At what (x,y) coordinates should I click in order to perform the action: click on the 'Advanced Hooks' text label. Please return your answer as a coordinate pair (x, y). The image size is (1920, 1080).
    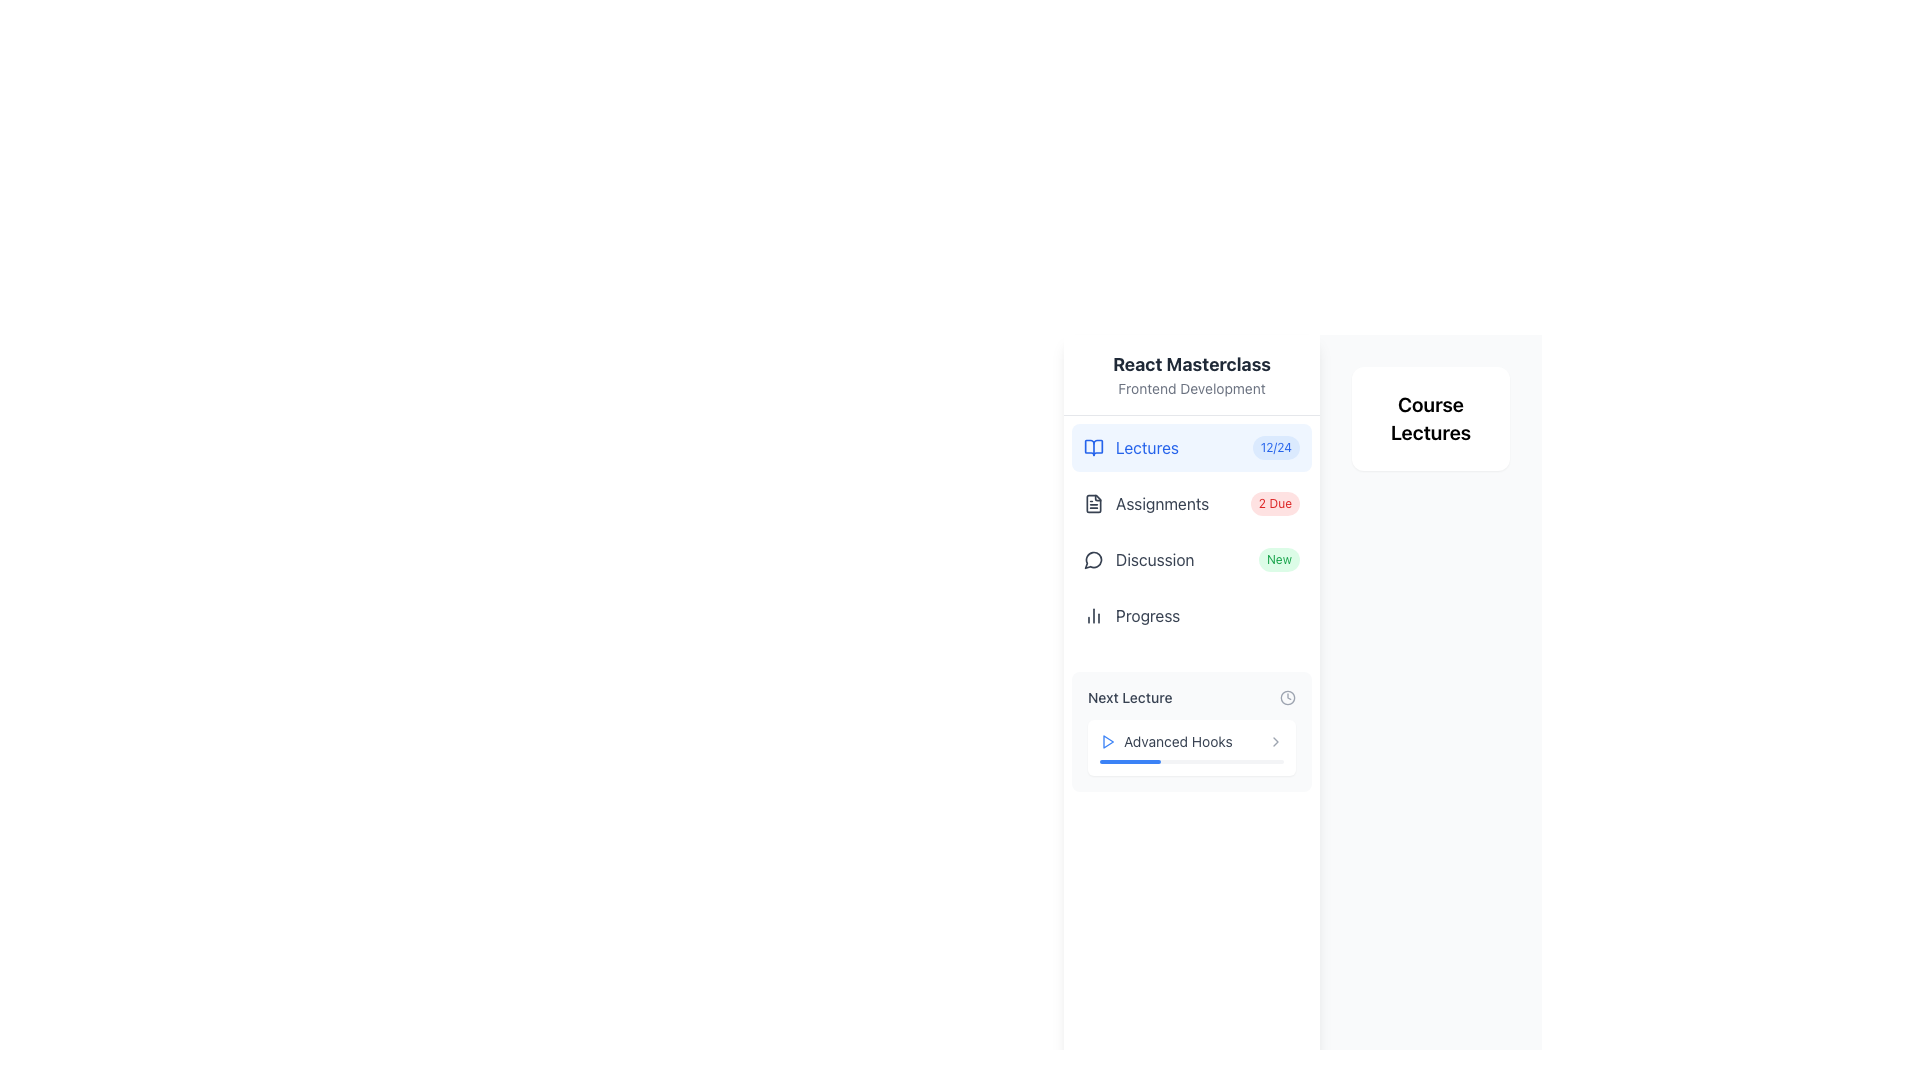
    Looking at the image, I should click on (1191, 741).